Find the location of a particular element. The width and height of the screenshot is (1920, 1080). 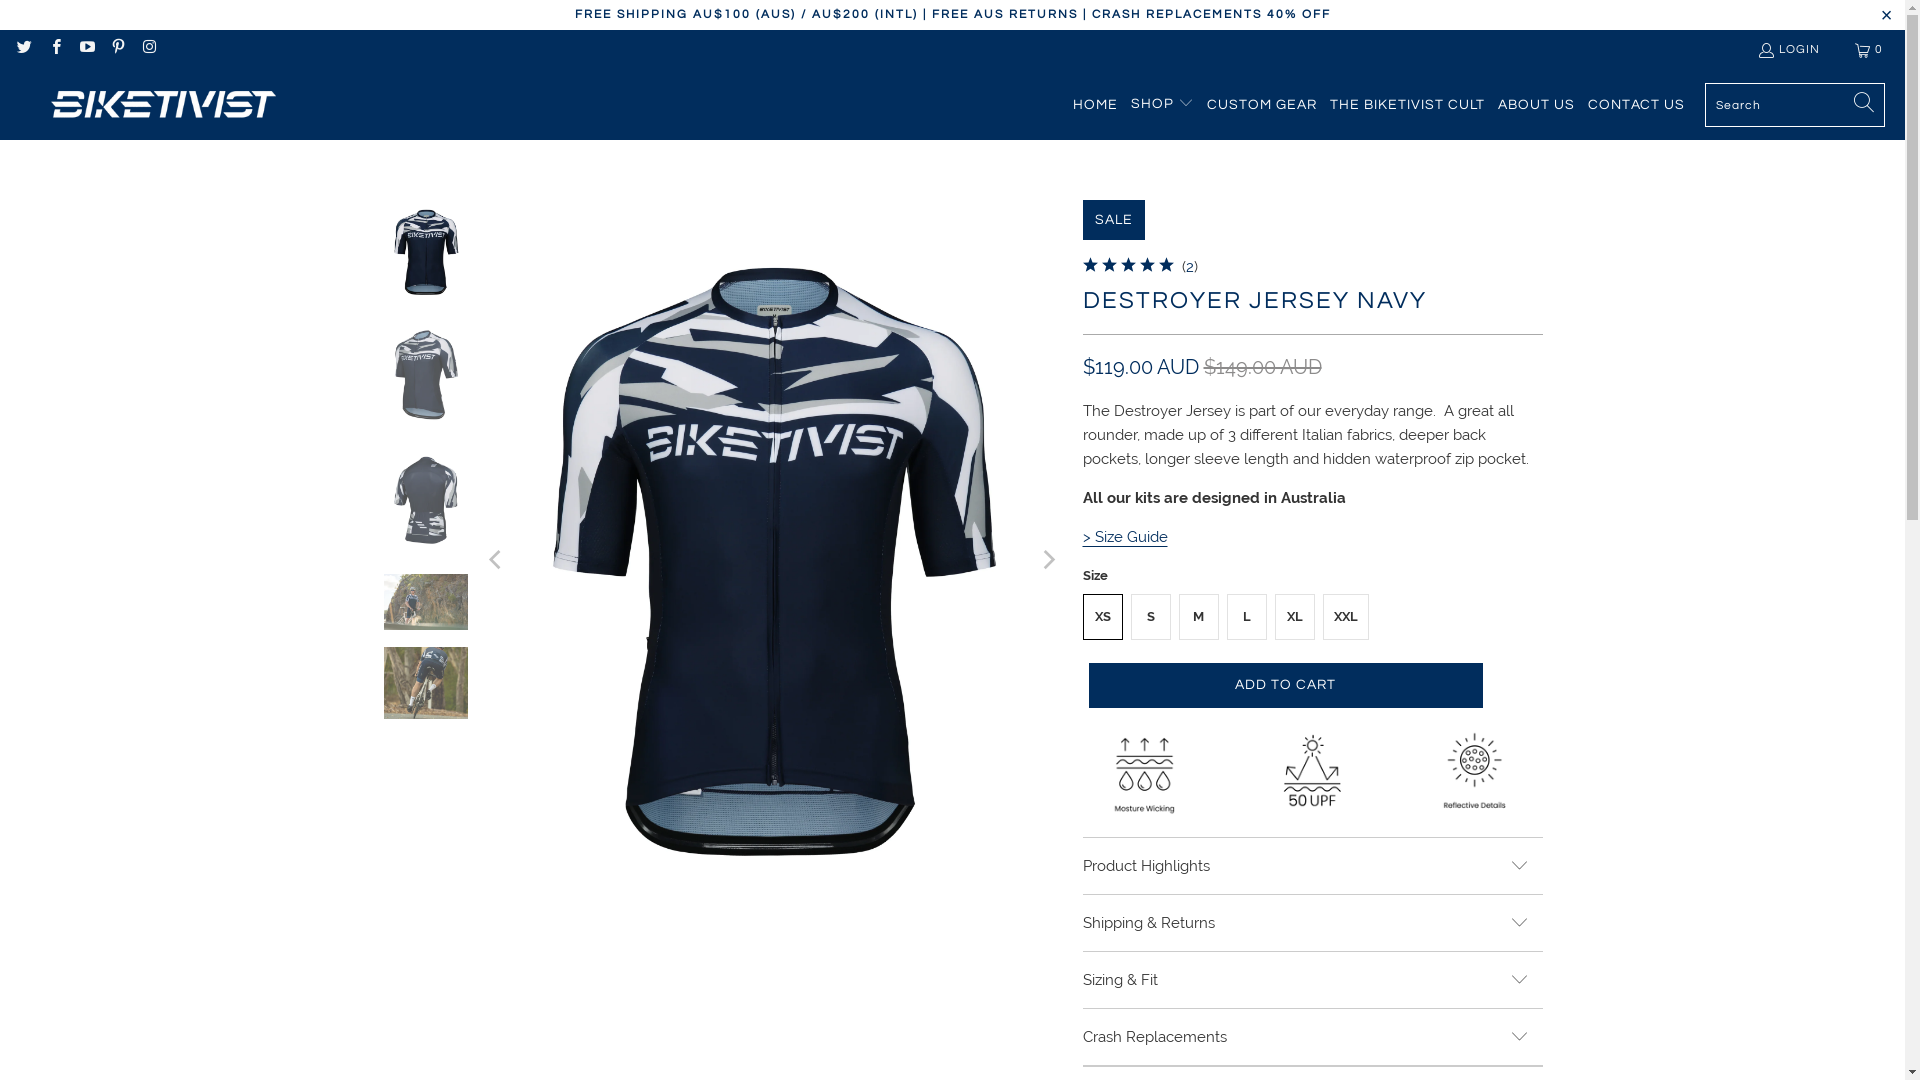

'Biketivist on Twitter' is located at coordinates (23, 48).